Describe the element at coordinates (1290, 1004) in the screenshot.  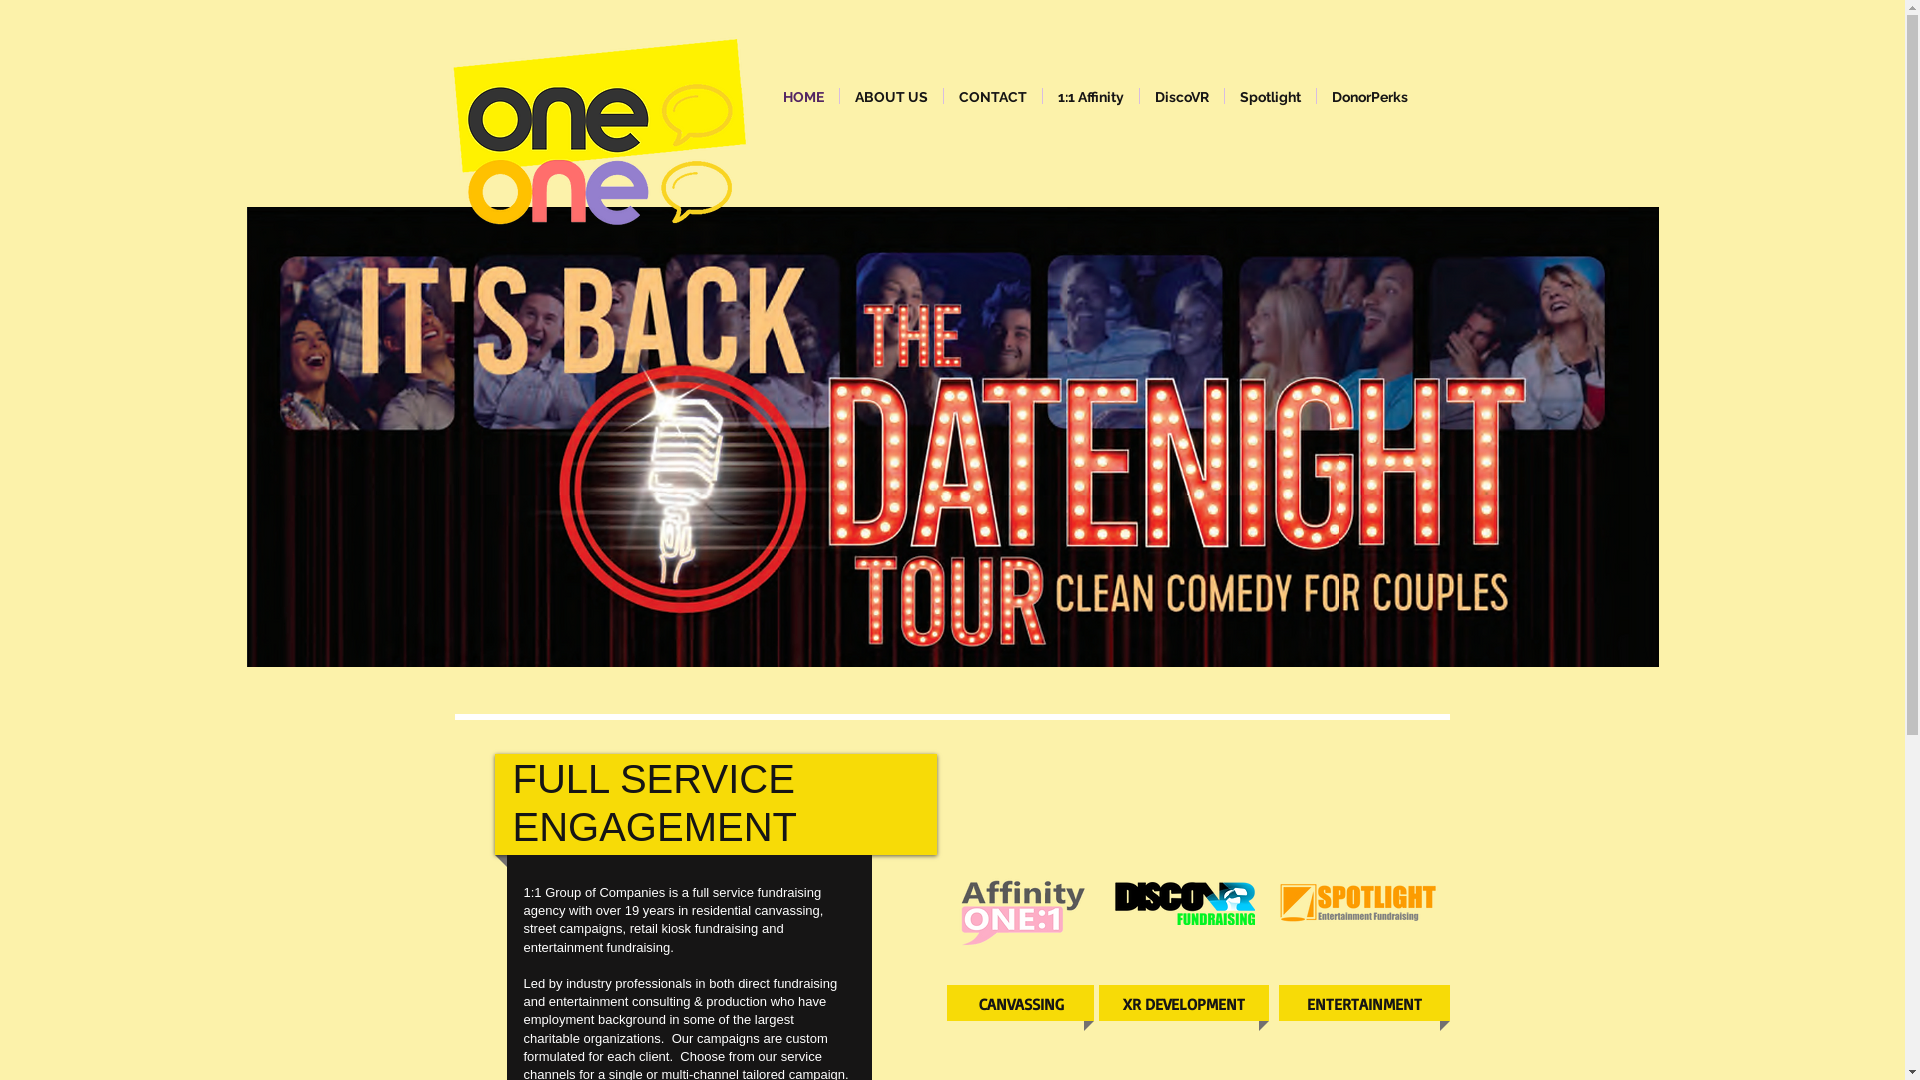
I see `'ENTERTAINMENT'` at that location.